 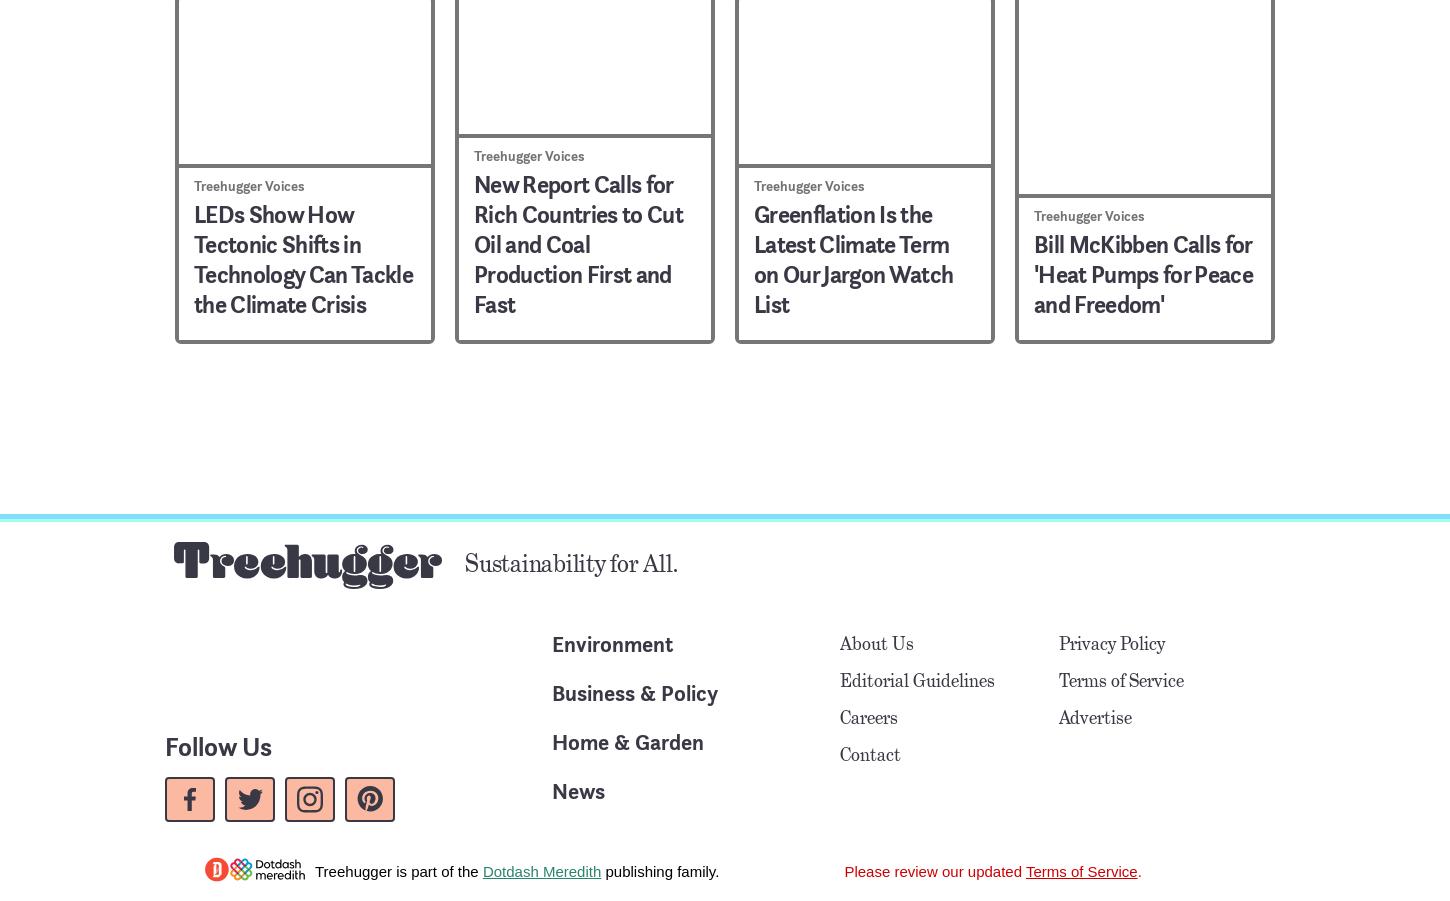 What do you see at coordinates (1142, 273) in the screenshot?
I see `'Bill McKibben Calls for 'Heat Pumps for Peace and Freedom''` at bounding box center [1142, 273].